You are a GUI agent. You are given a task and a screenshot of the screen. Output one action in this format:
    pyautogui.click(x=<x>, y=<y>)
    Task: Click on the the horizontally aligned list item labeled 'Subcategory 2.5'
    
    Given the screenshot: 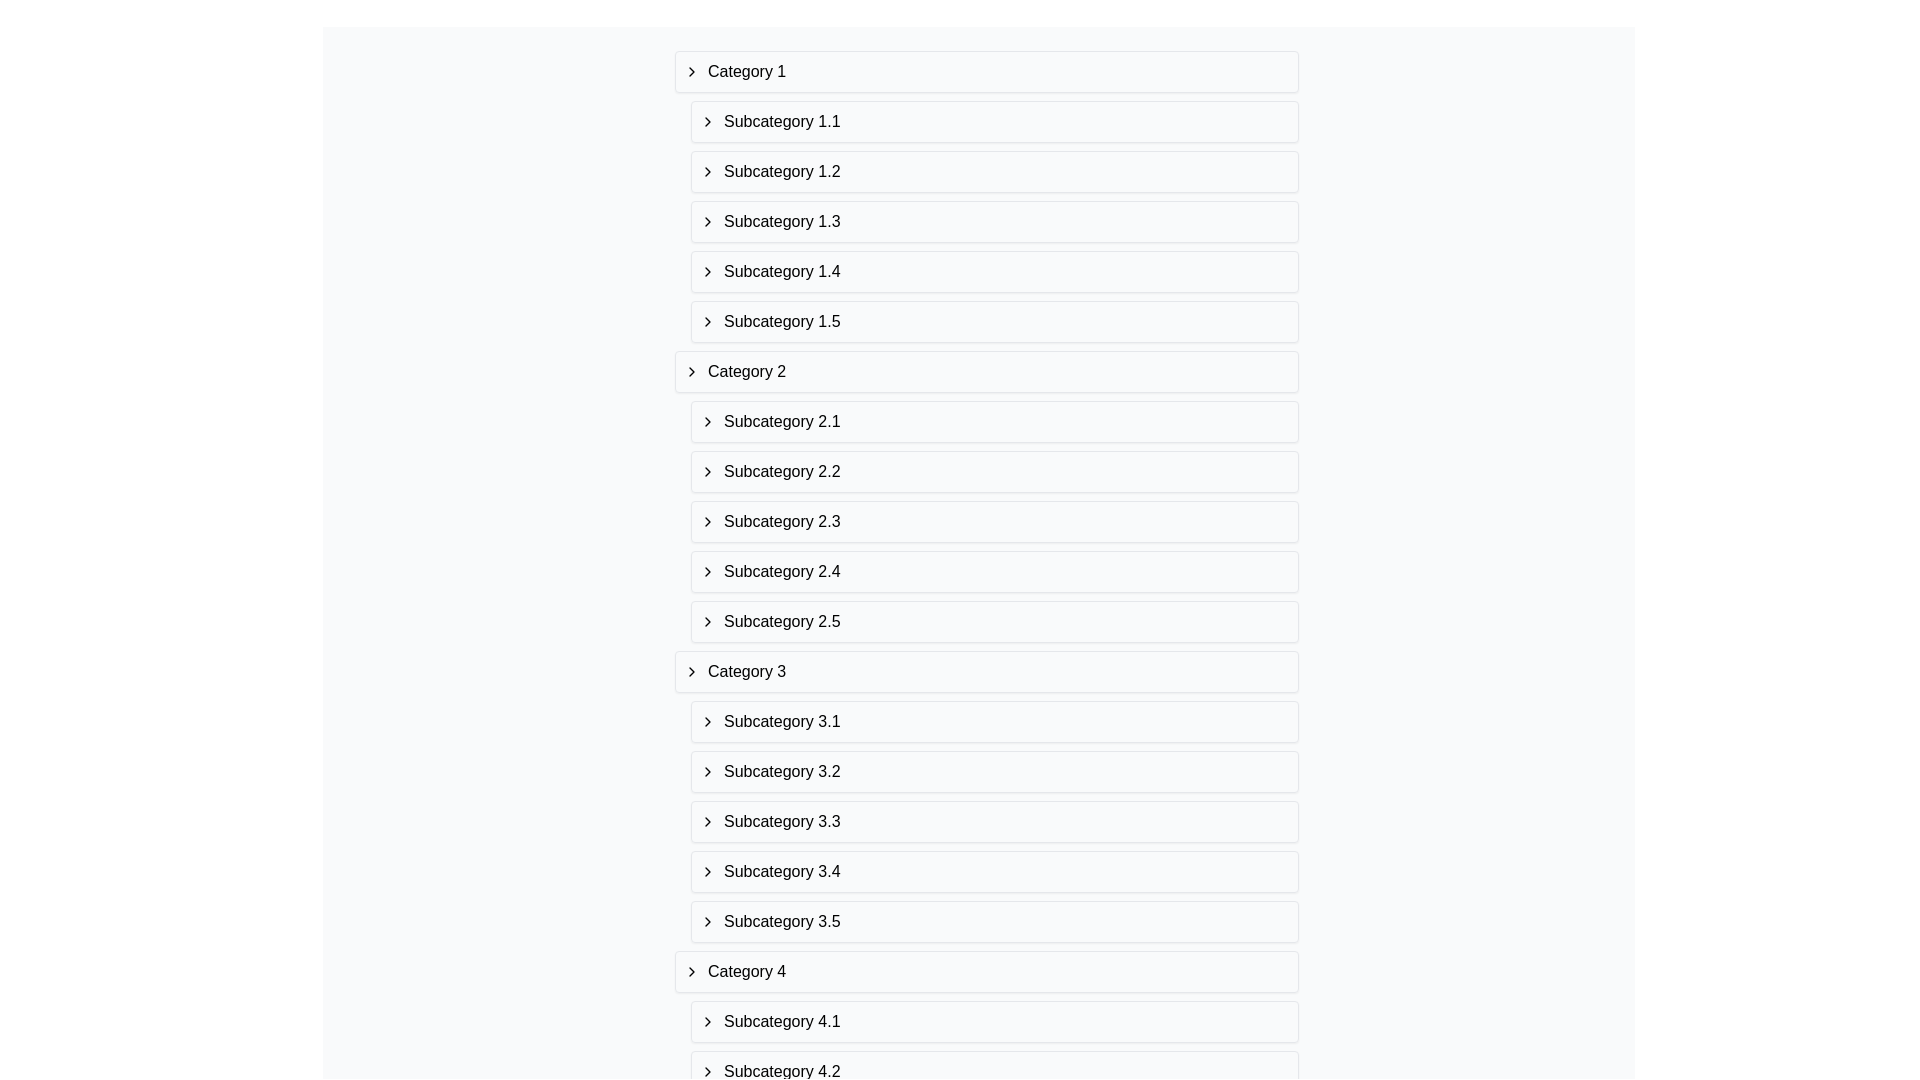 What is the action you would take?
    pyautogui.click(x=994, y=620)
    